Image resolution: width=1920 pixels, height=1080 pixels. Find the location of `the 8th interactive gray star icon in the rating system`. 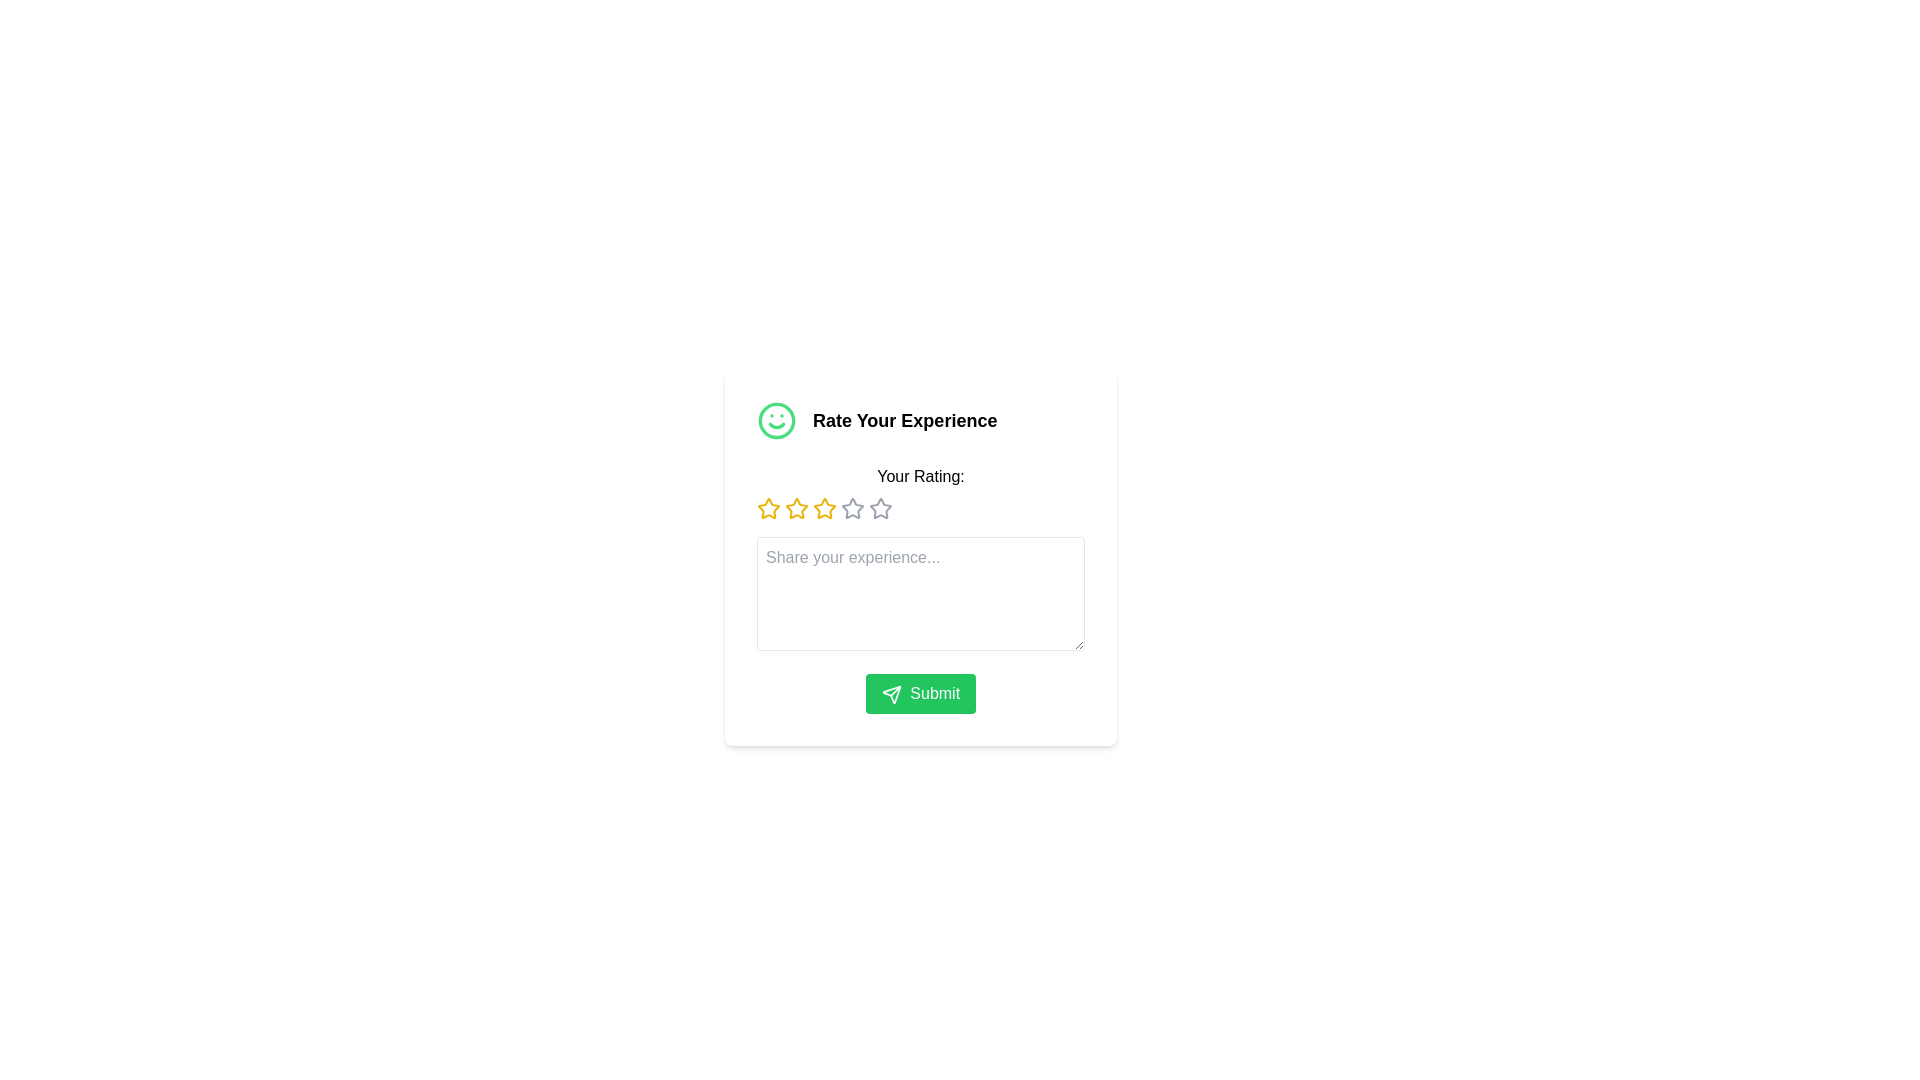

the 8th interactive gray star icon in the rating system is located at coordinates (880, 508).